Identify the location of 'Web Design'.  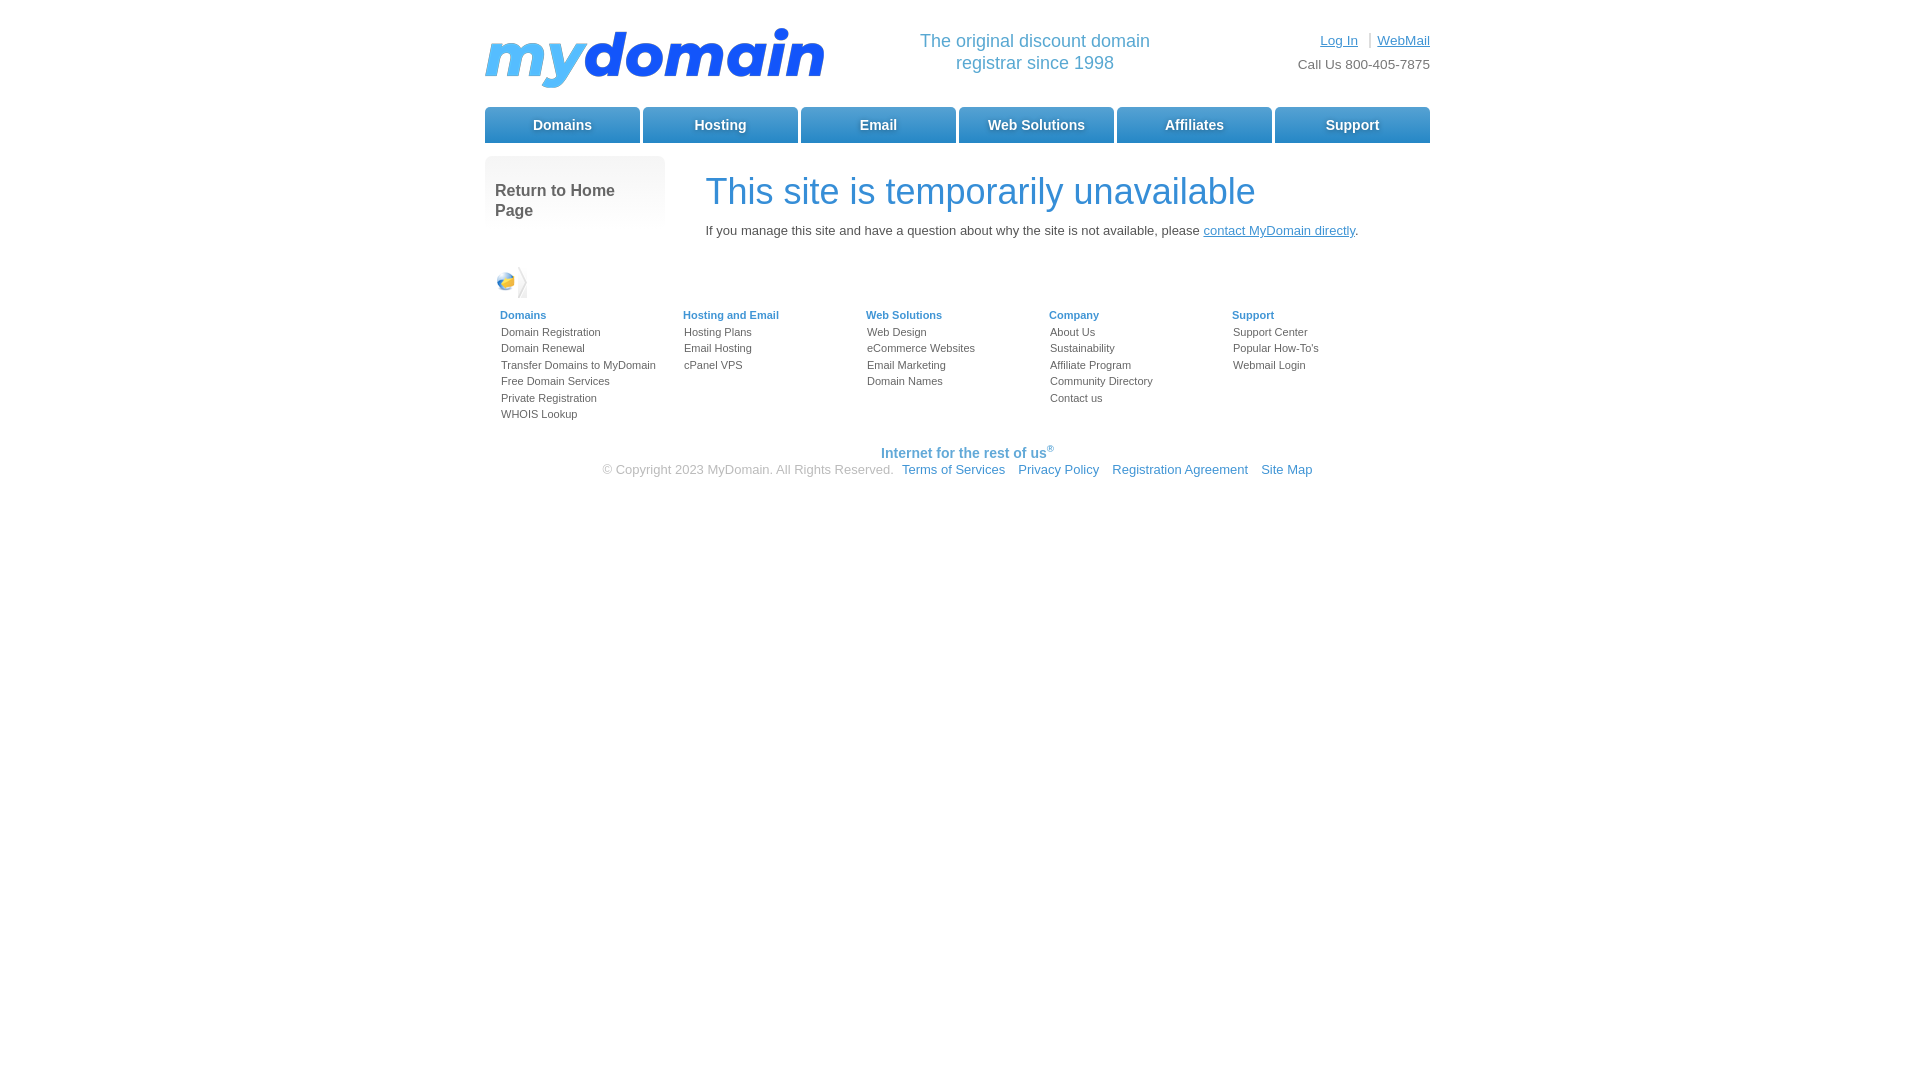
(867, 330).